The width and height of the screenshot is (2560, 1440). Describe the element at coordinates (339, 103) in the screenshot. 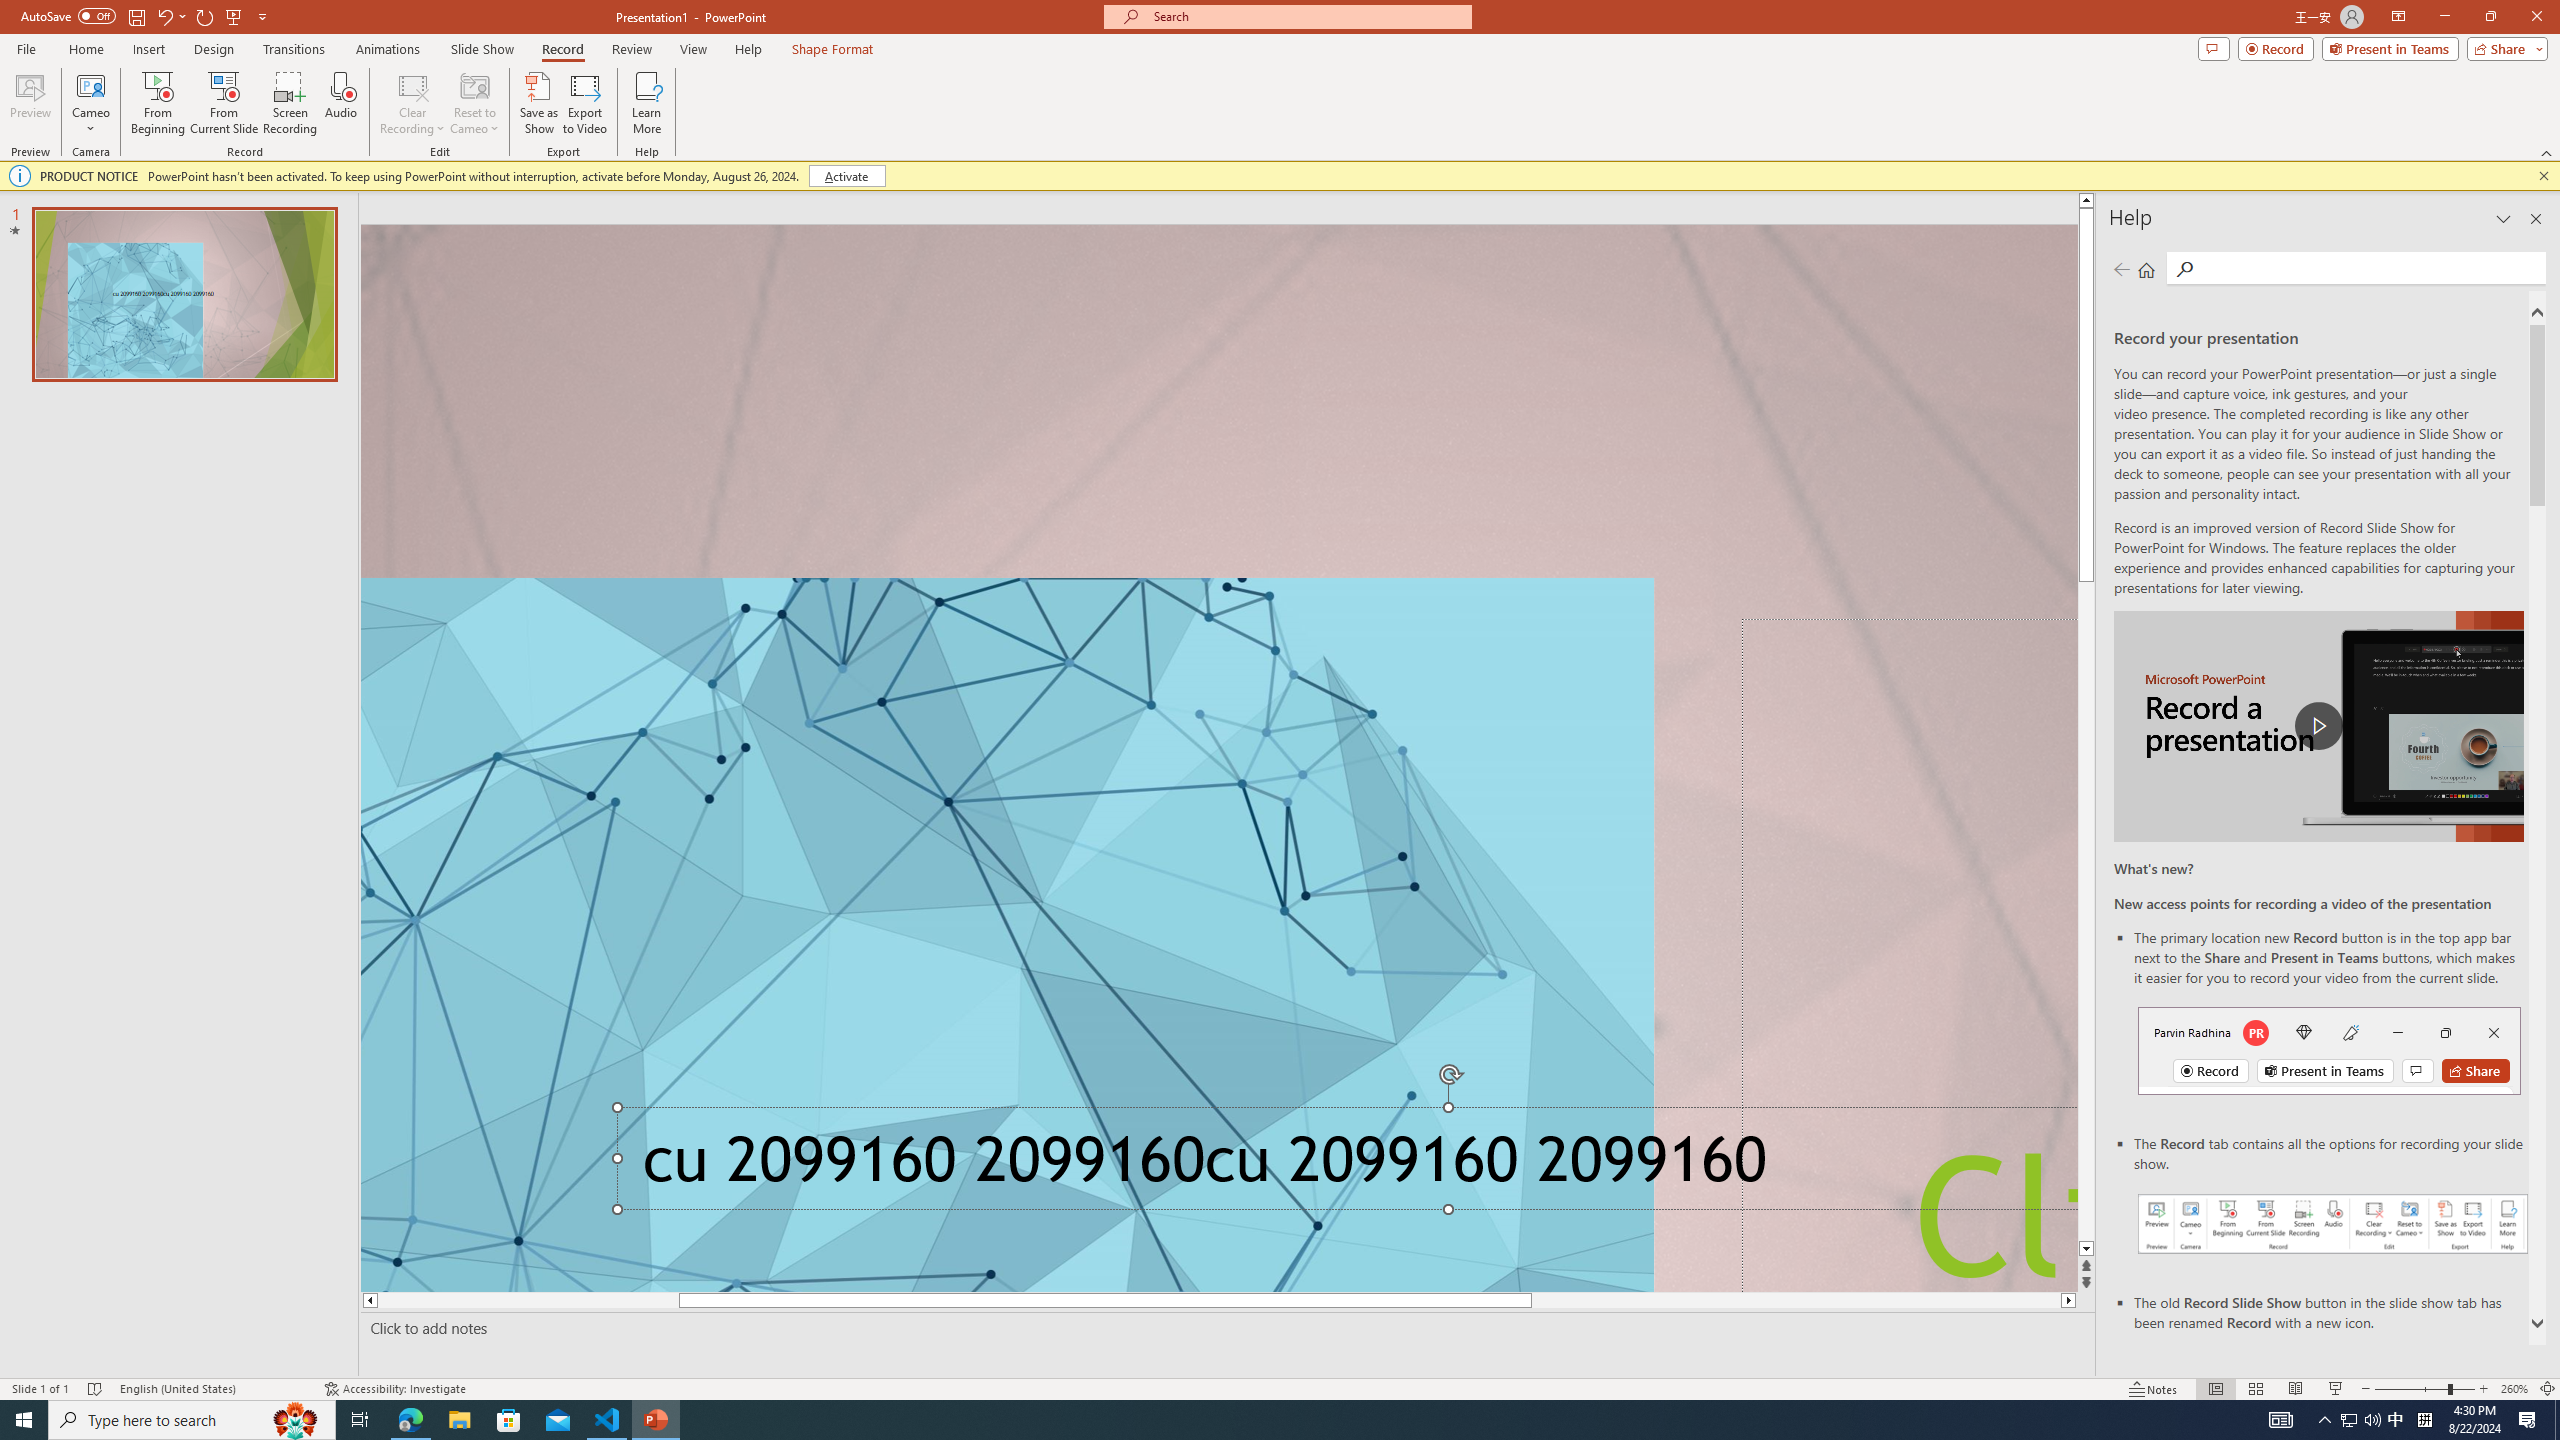

I see `'Audio'` at that location.